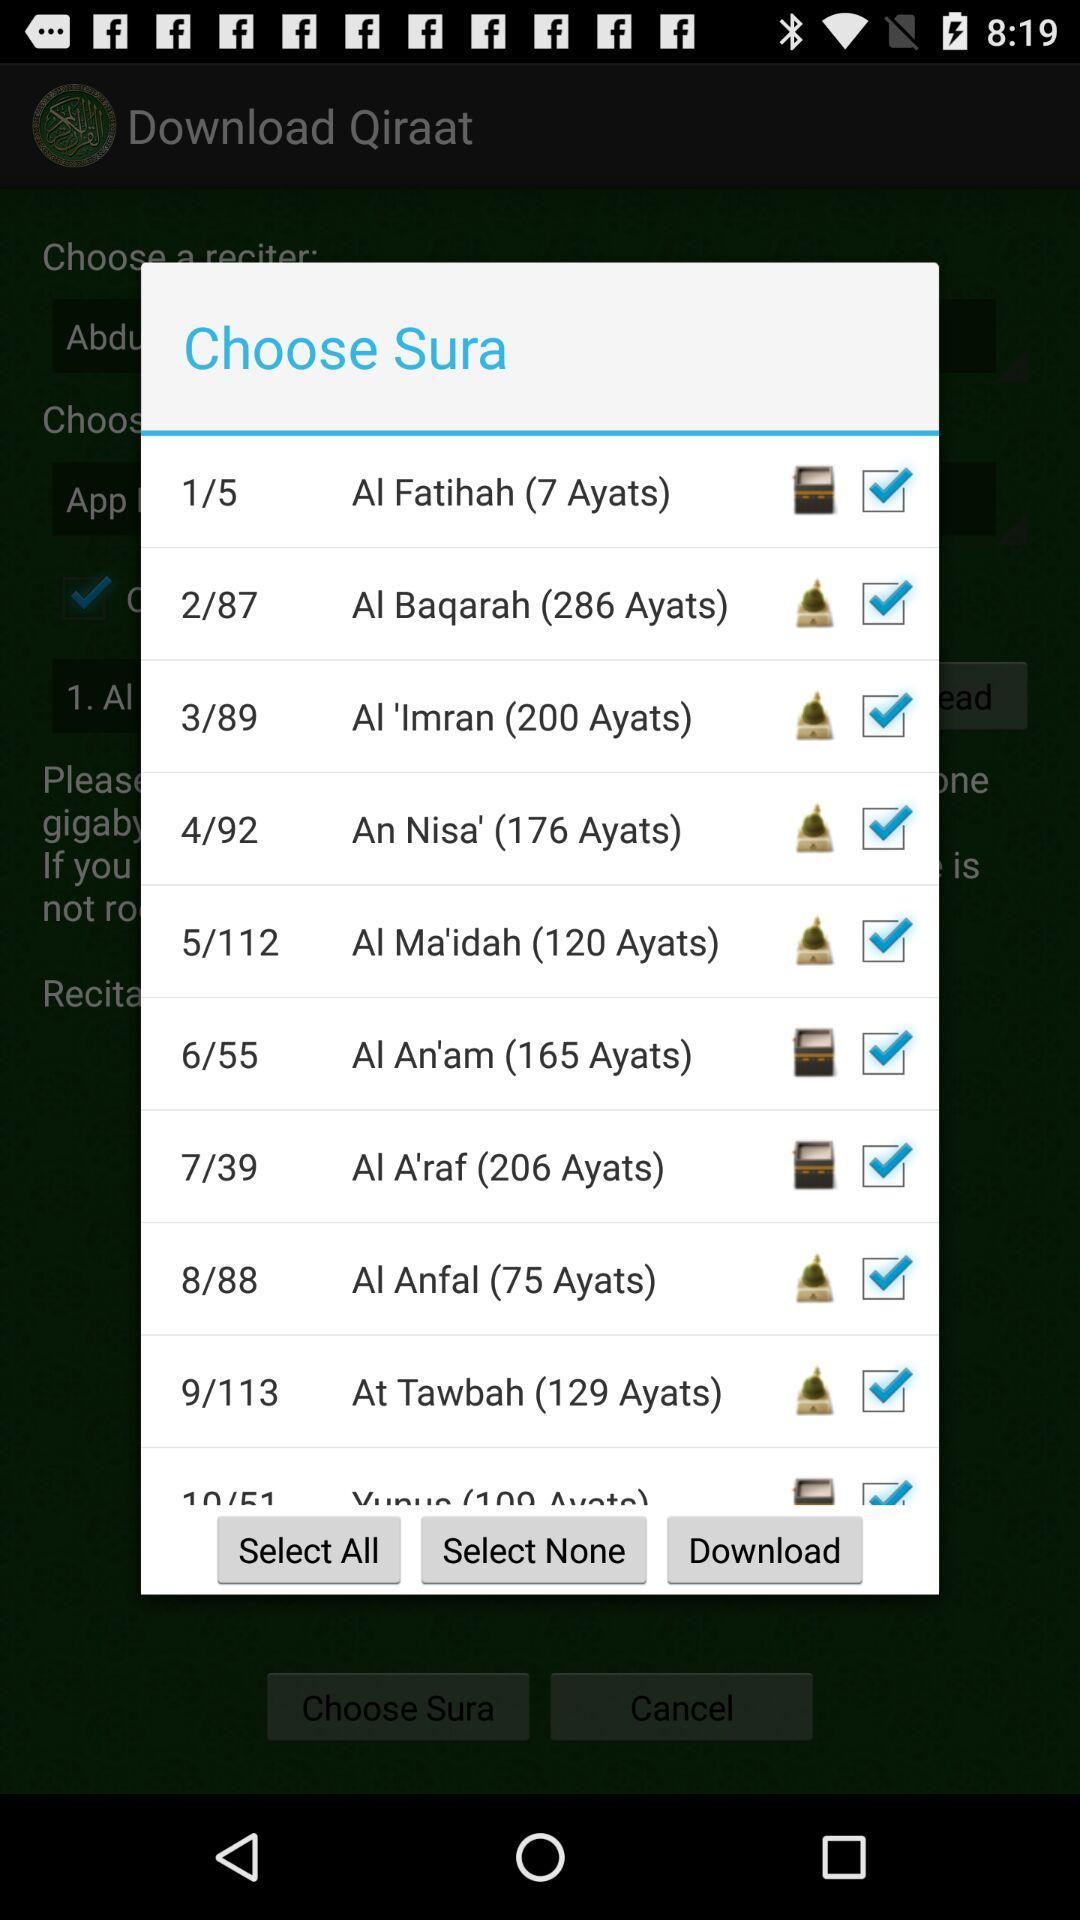  Describe the element at coordinates (882, 1277) in the screenshot. I see `the selection` at that location.